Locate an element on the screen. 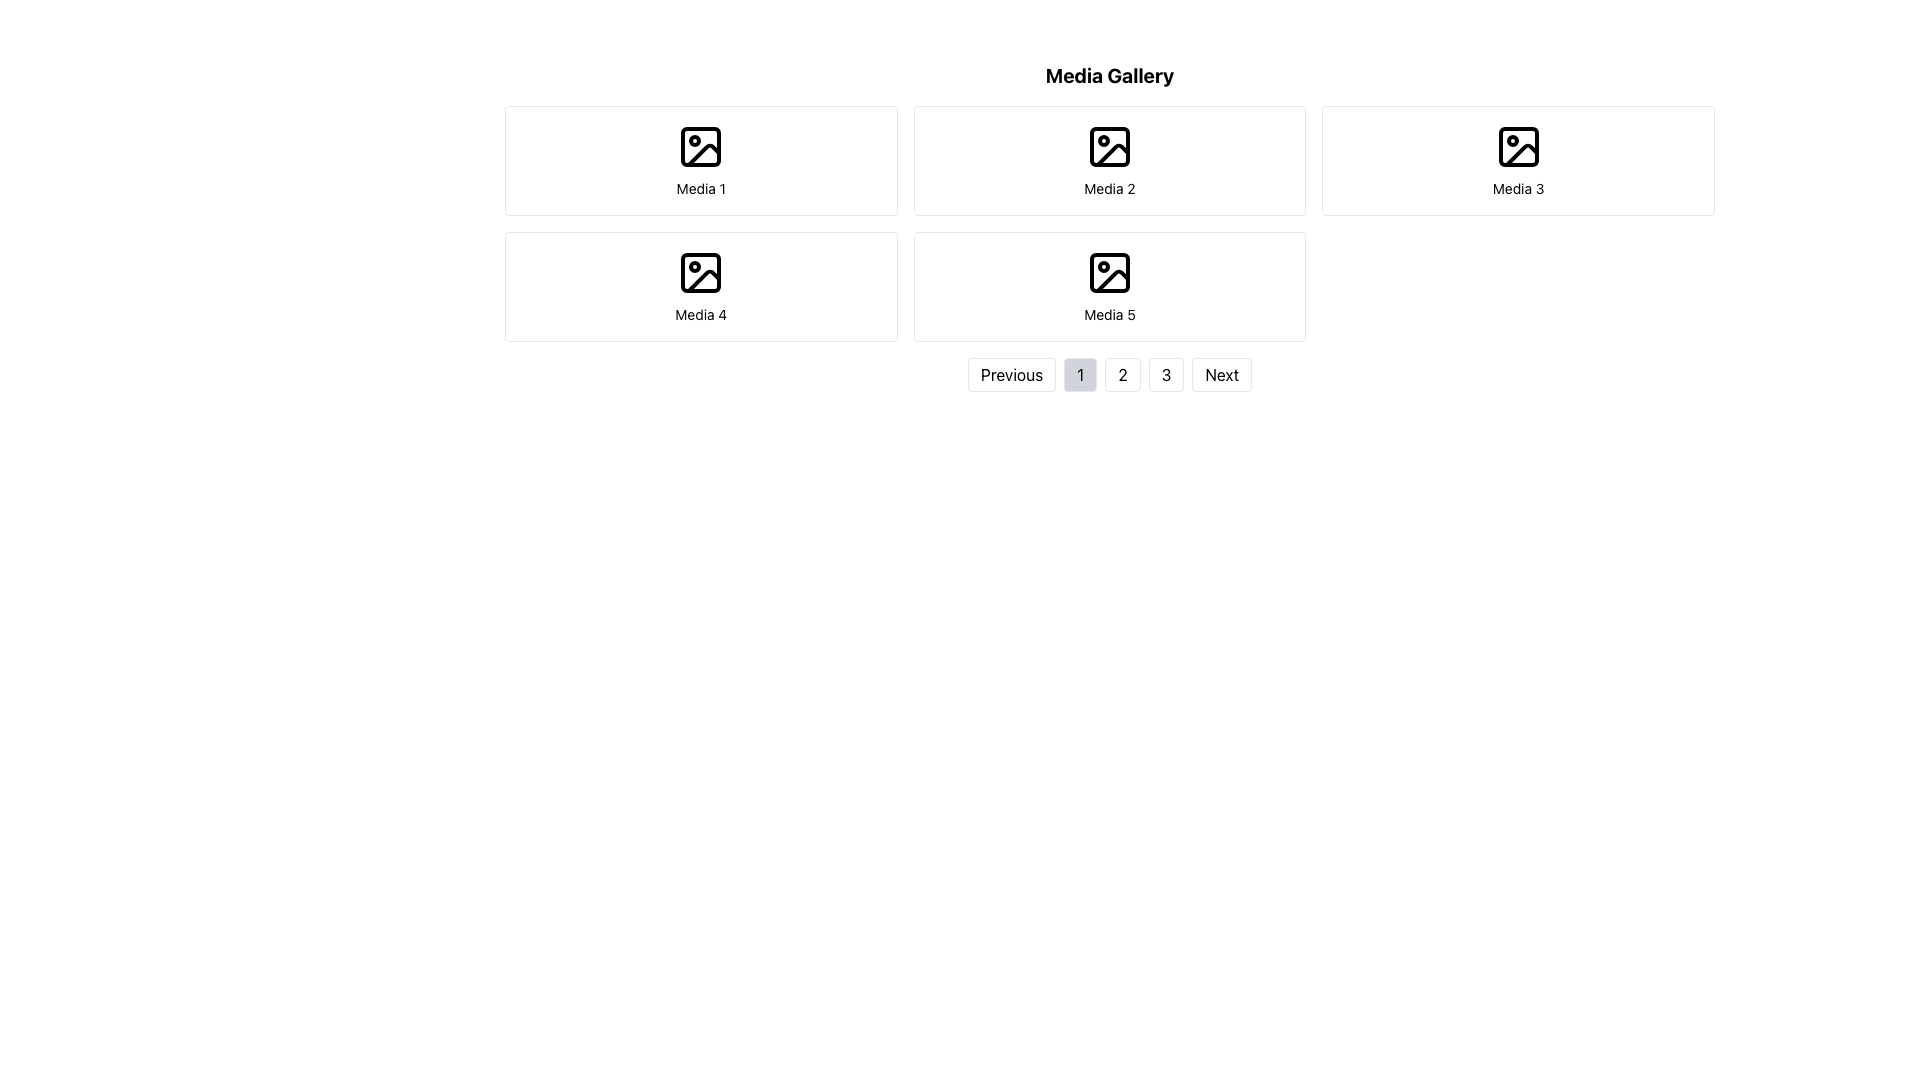 This screenshot has width=1920, height=1080. the highlighted navigation button labeled '2' is located at coordinates (1108, 374).